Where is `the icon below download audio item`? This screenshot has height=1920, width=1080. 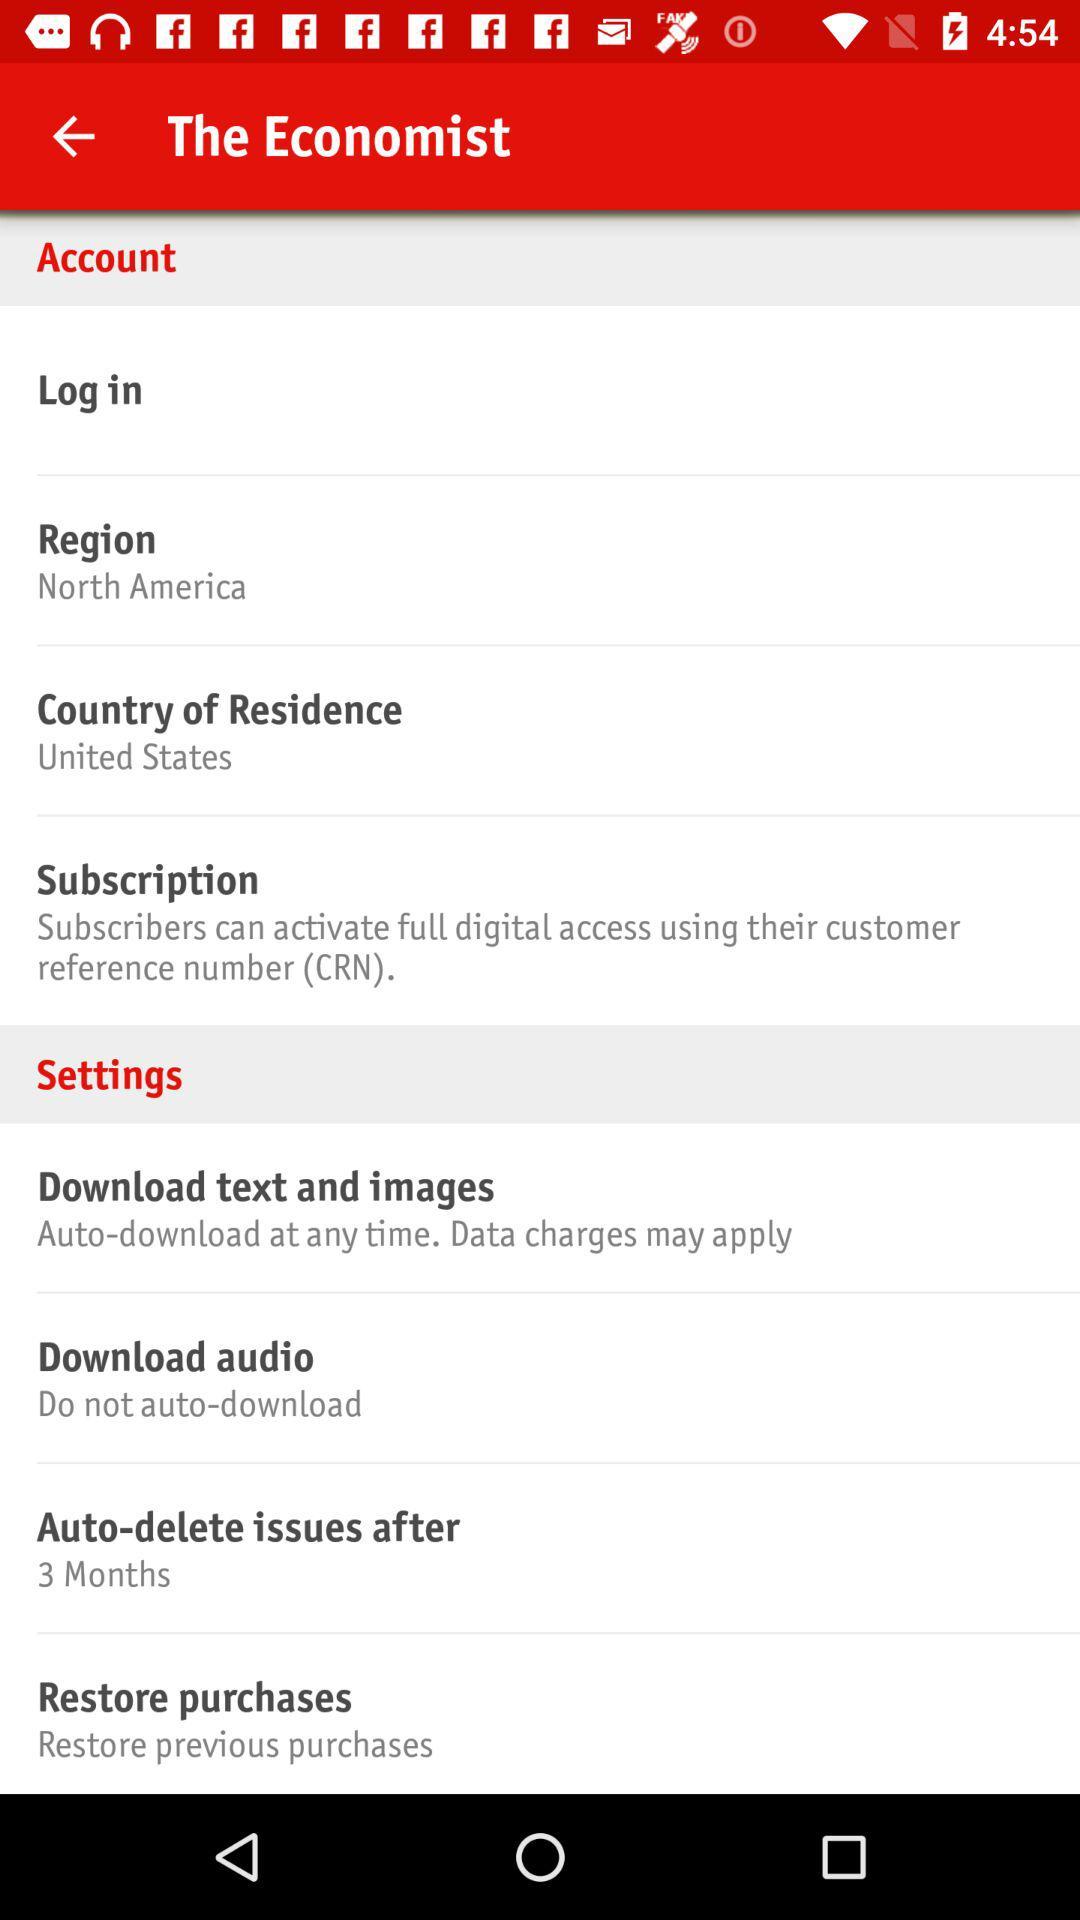 the icon below download audio item is located at coordinates (536, 1402).